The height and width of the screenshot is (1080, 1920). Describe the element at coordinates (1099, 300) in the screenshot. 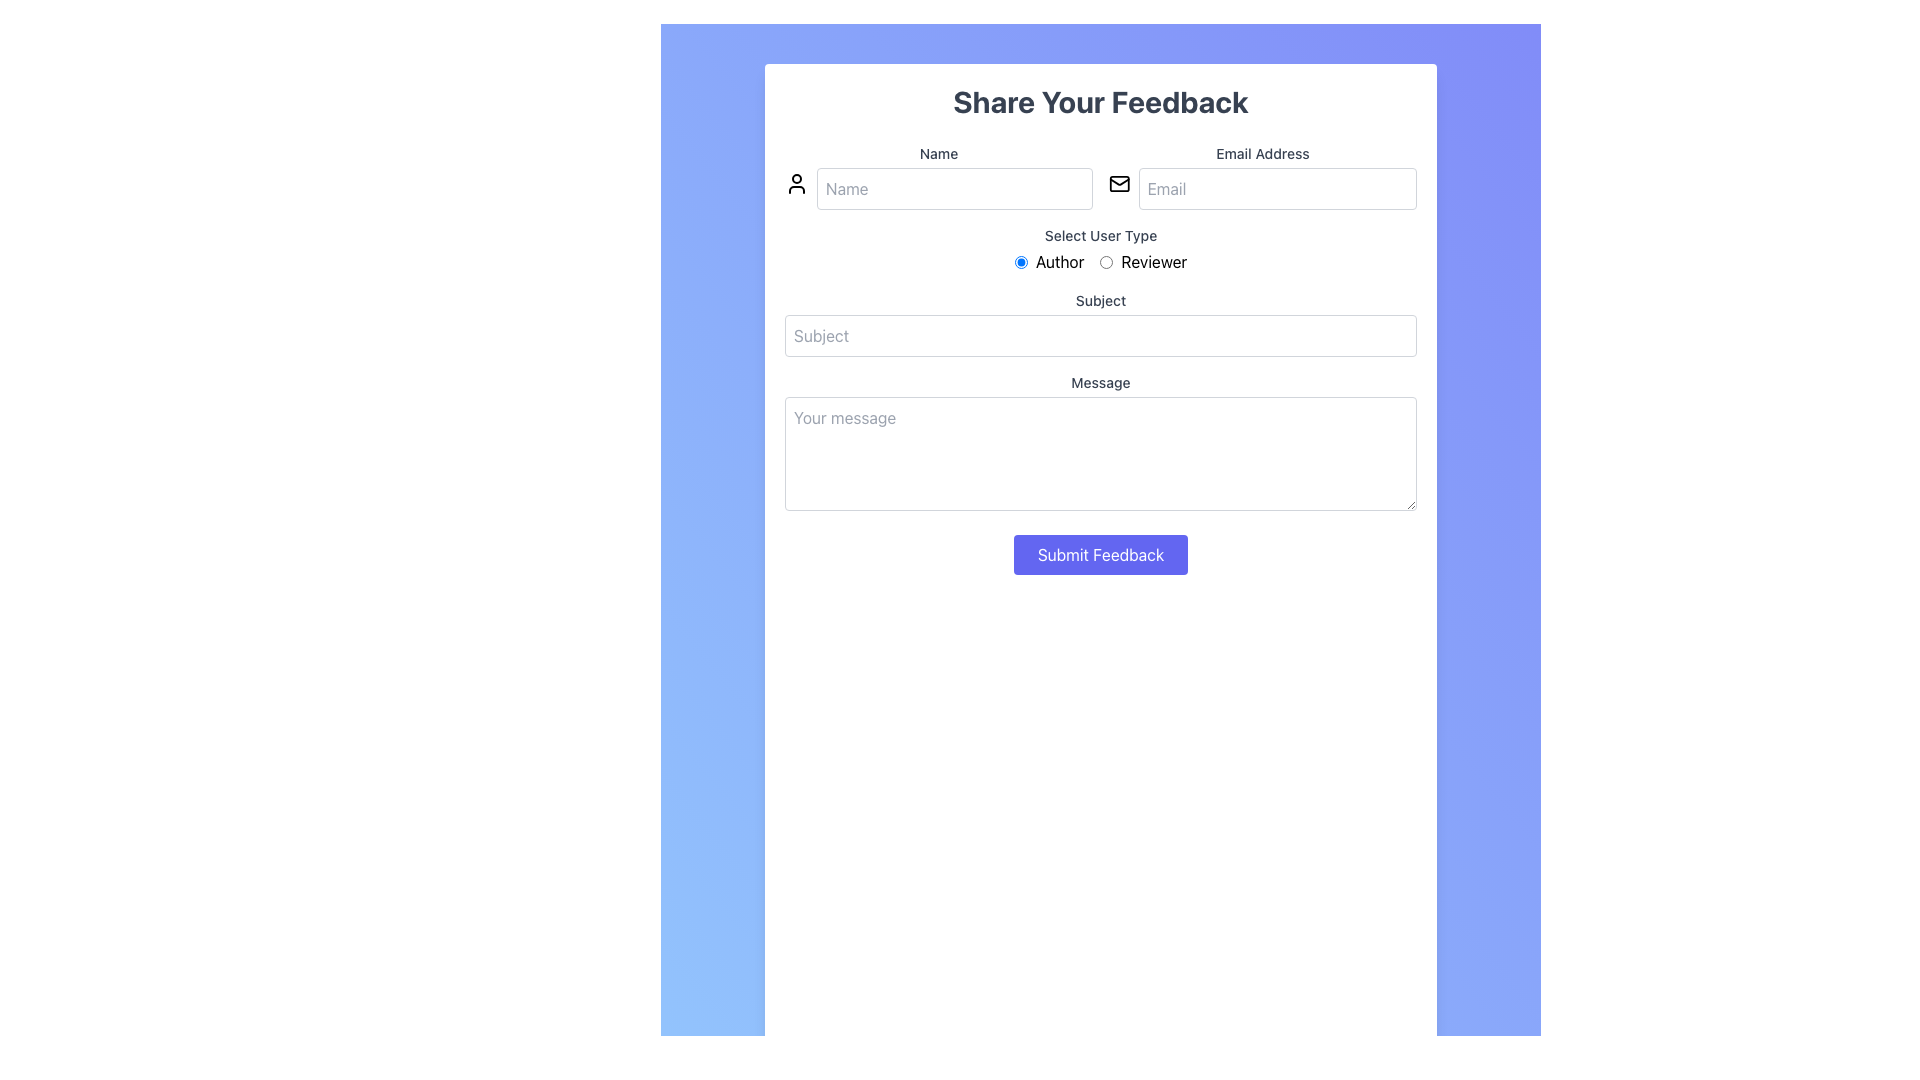

I see `the 'Subject' label, which is a small, bold, gray text element positioned above the corresponding input field in the form` at that location.